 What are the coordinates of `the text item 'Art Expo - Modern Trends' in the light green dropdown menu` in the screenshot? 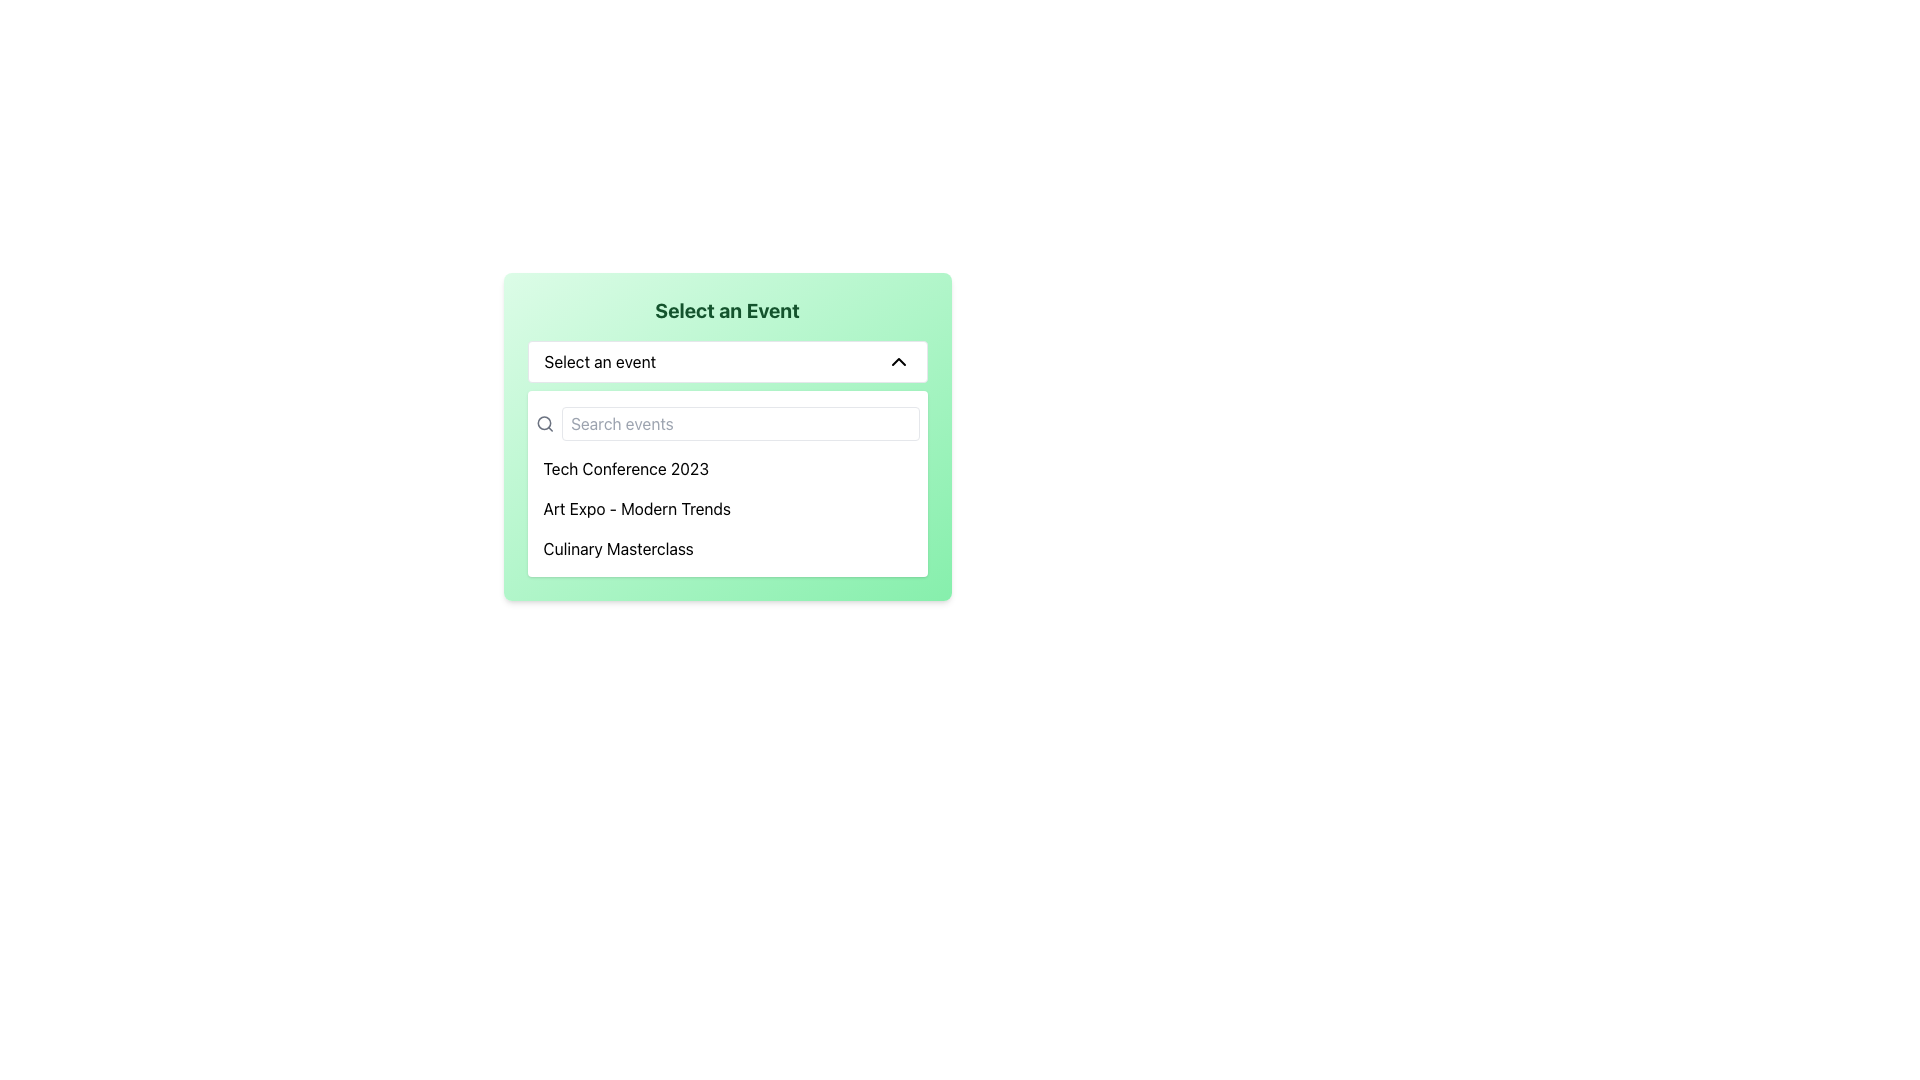 It's located at (636, 508).